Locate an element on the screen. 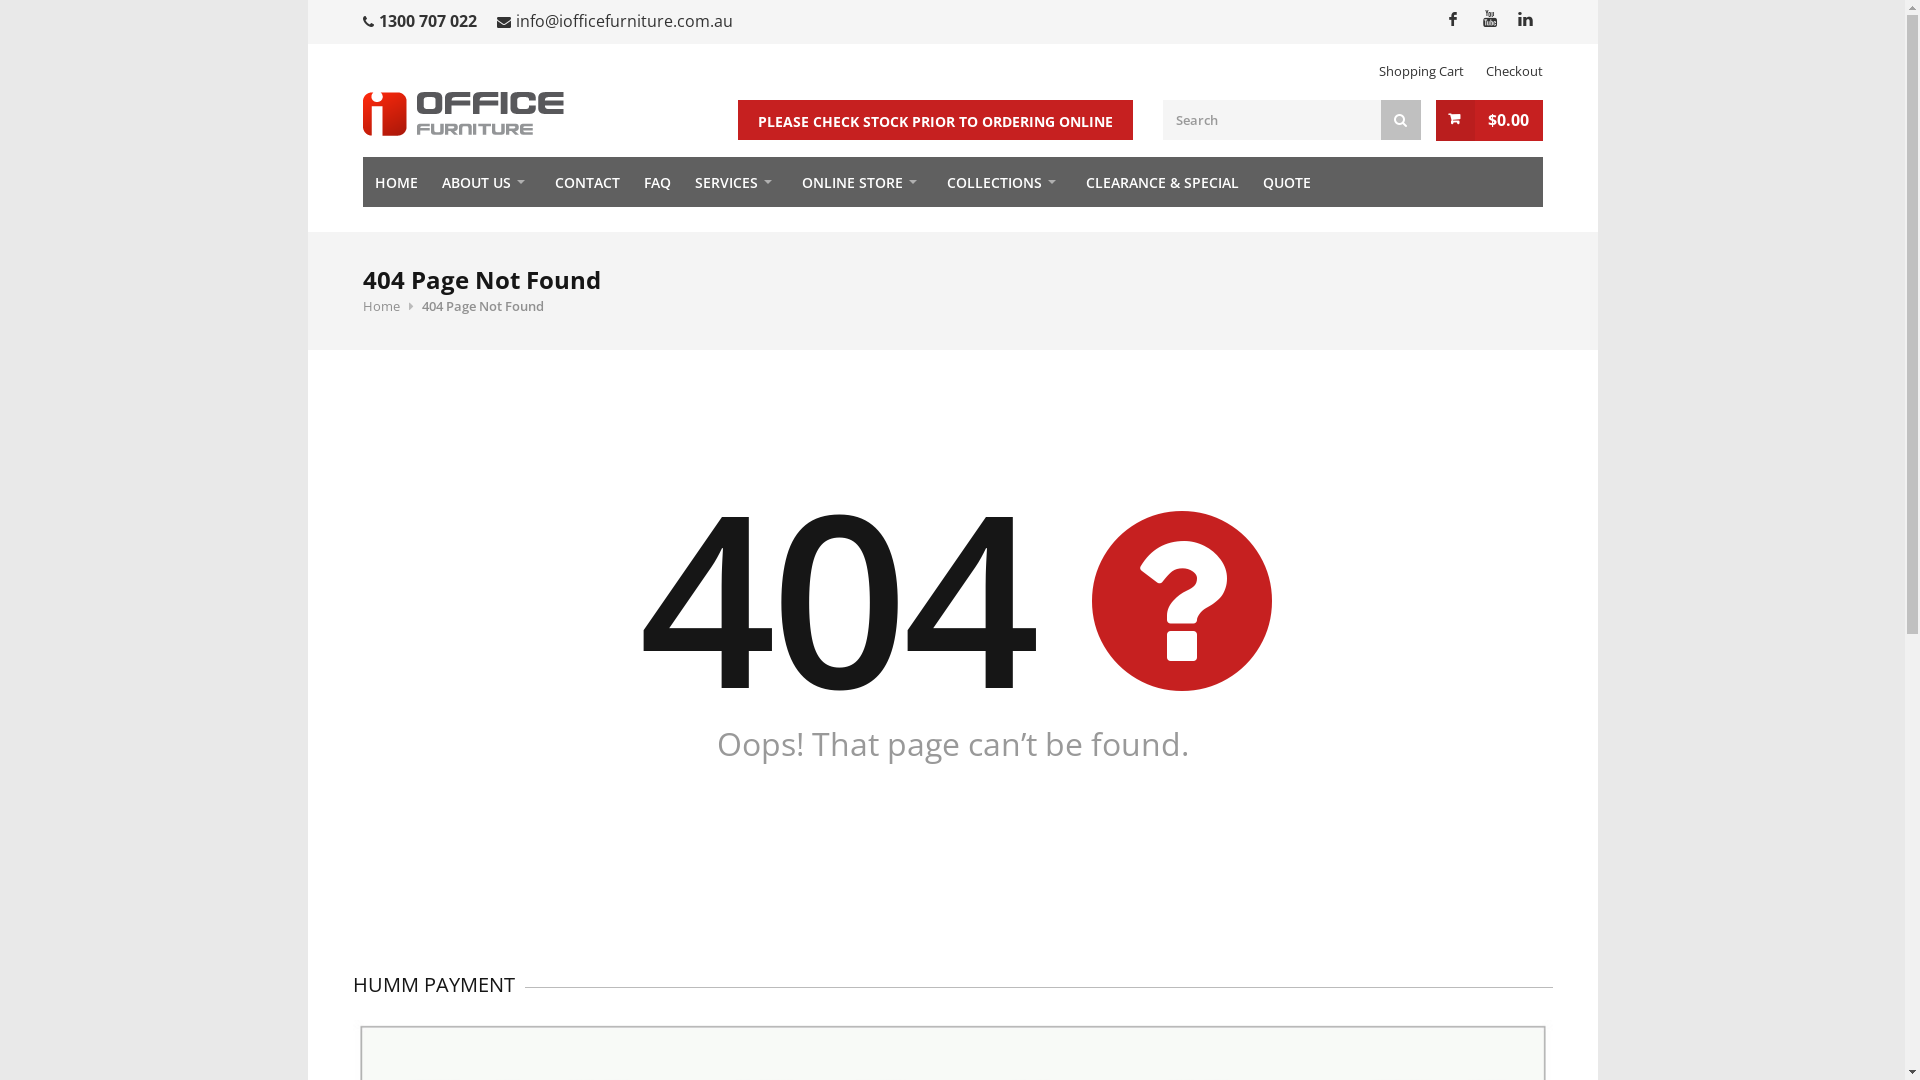  'HOME' is located at coordinates (395, 181).